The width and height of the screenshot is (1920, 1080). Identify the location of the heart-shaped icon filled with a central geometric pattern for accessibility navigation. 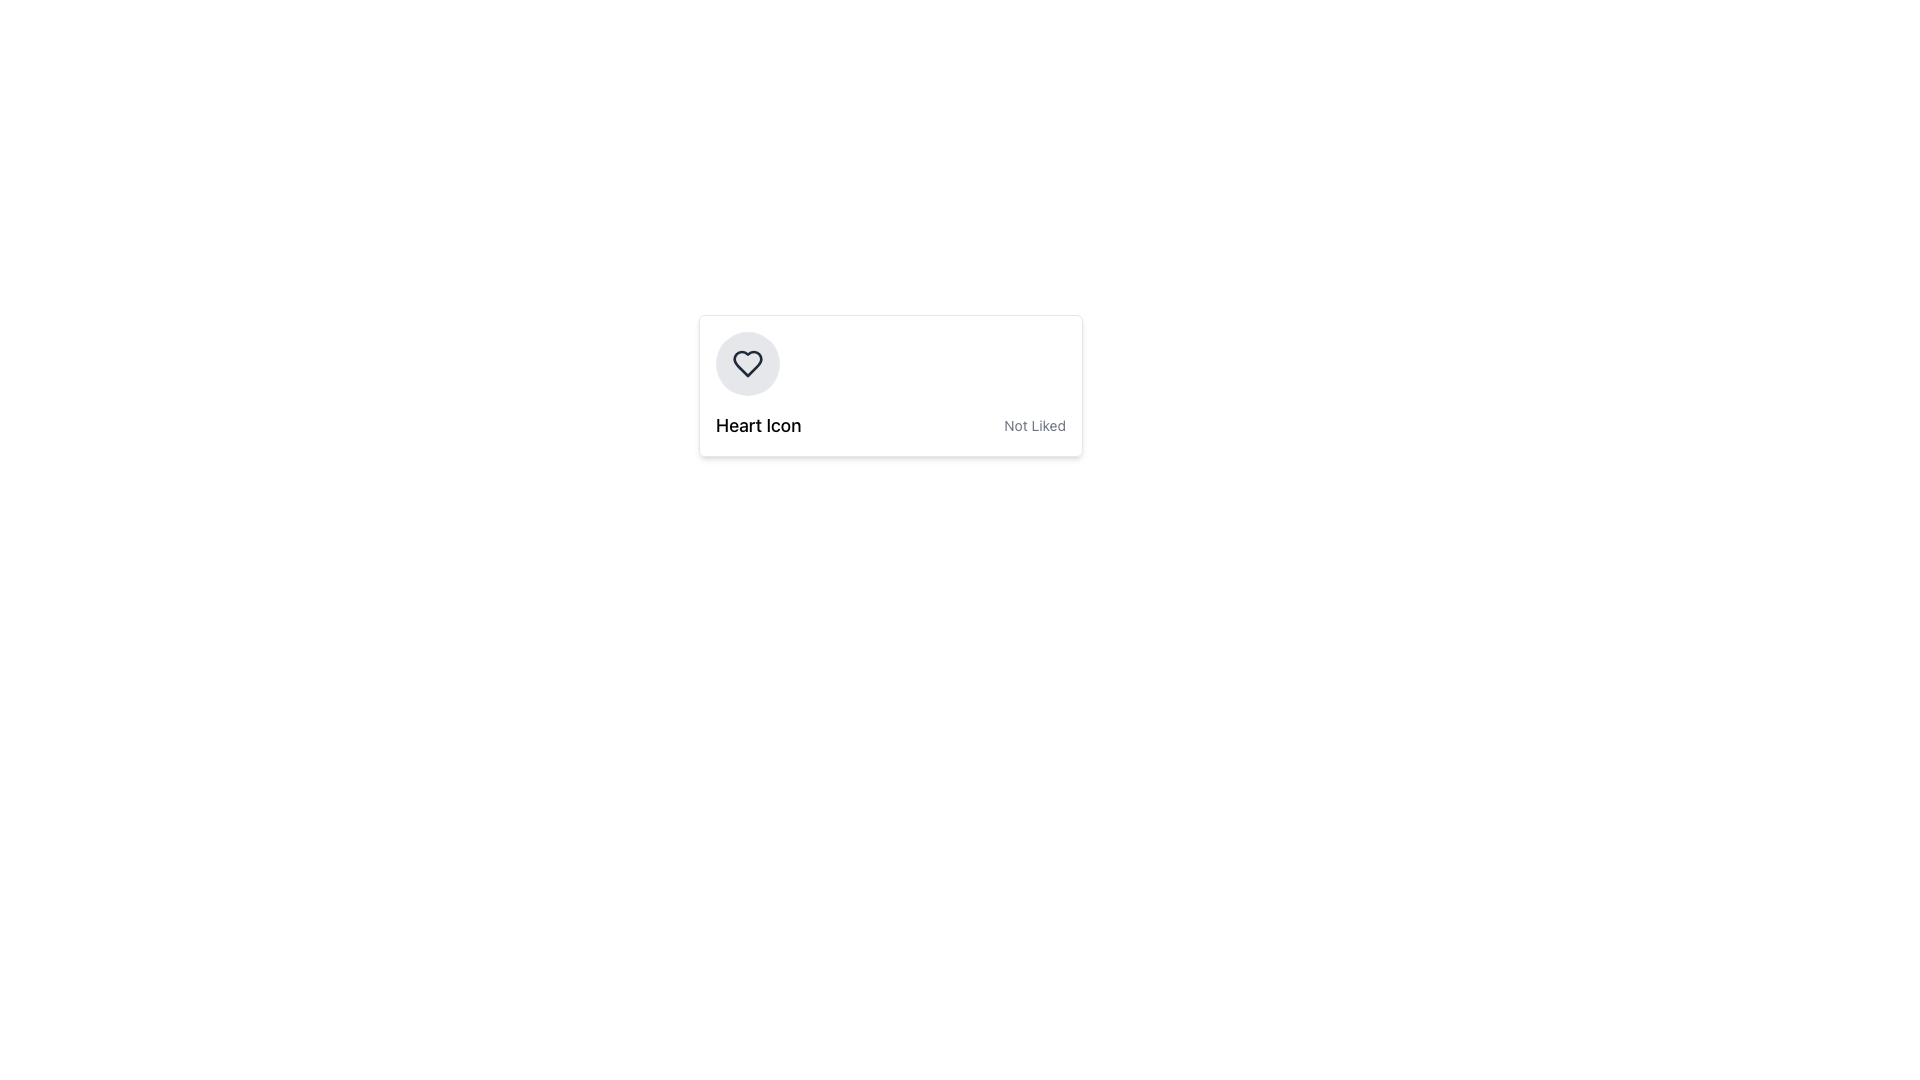
(747, 363).